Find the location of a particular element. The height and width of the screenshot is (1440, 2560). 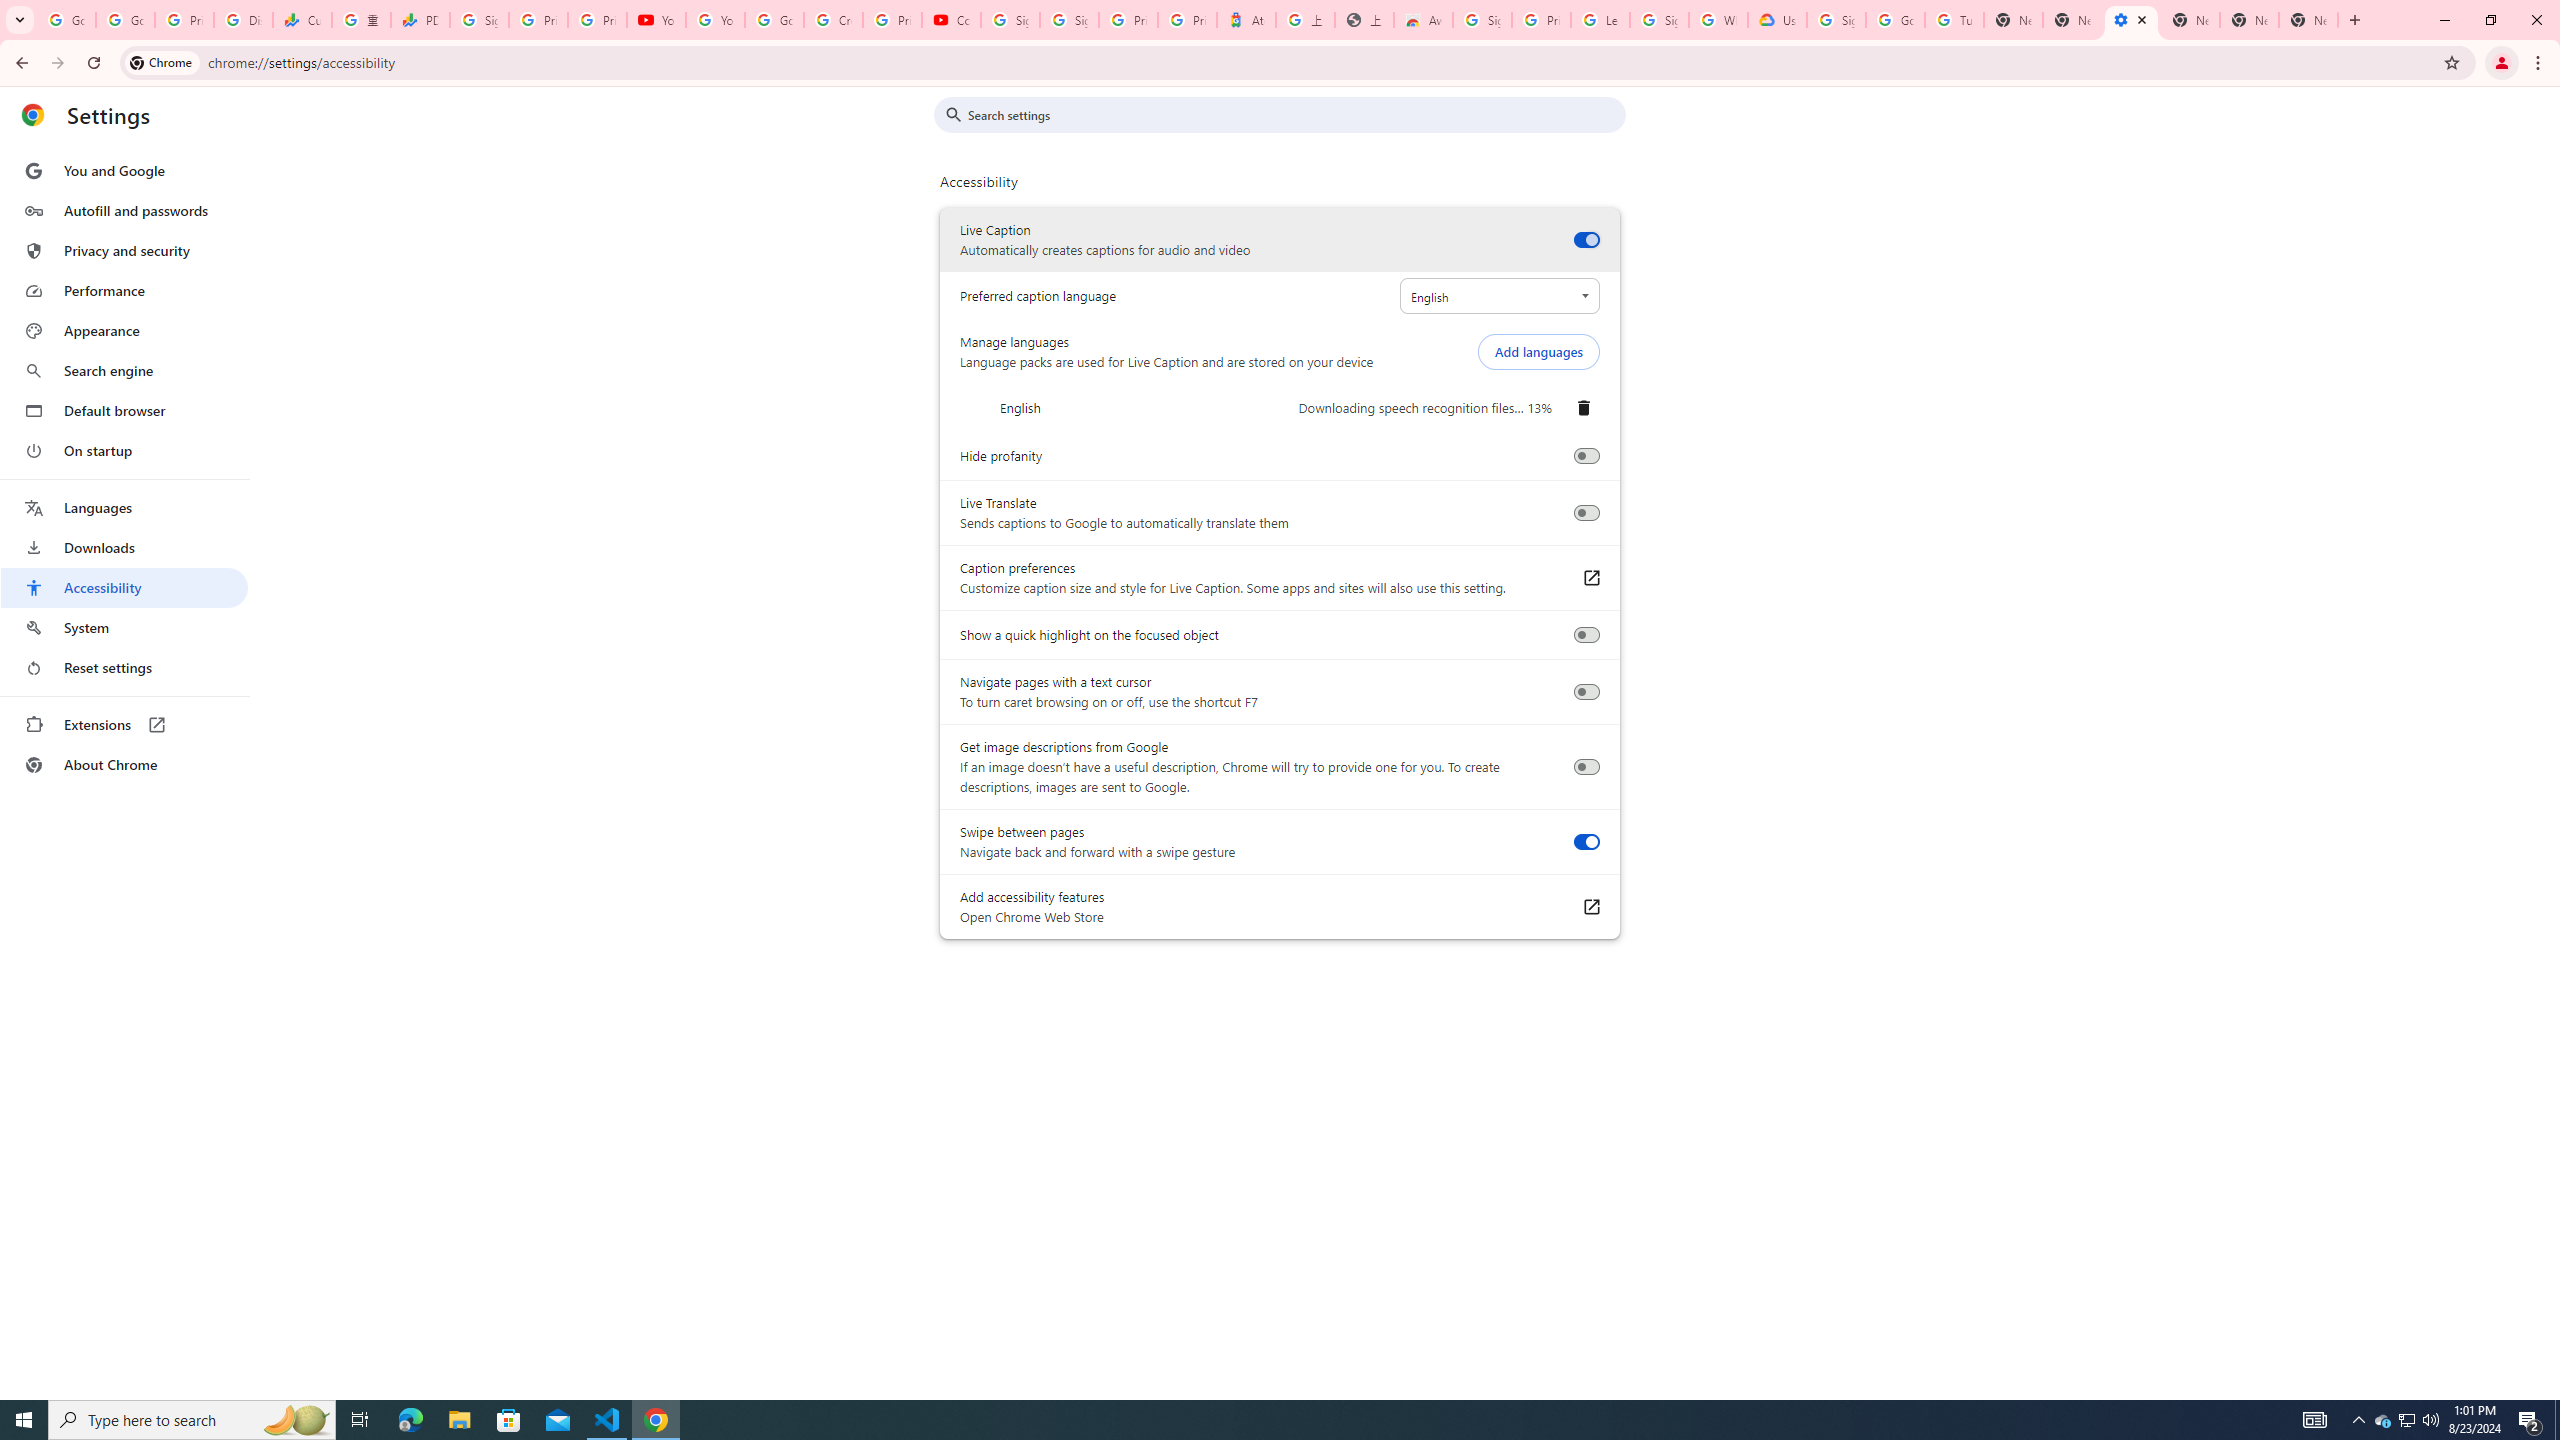

'Default browser' is located at coordinates (123, 410).